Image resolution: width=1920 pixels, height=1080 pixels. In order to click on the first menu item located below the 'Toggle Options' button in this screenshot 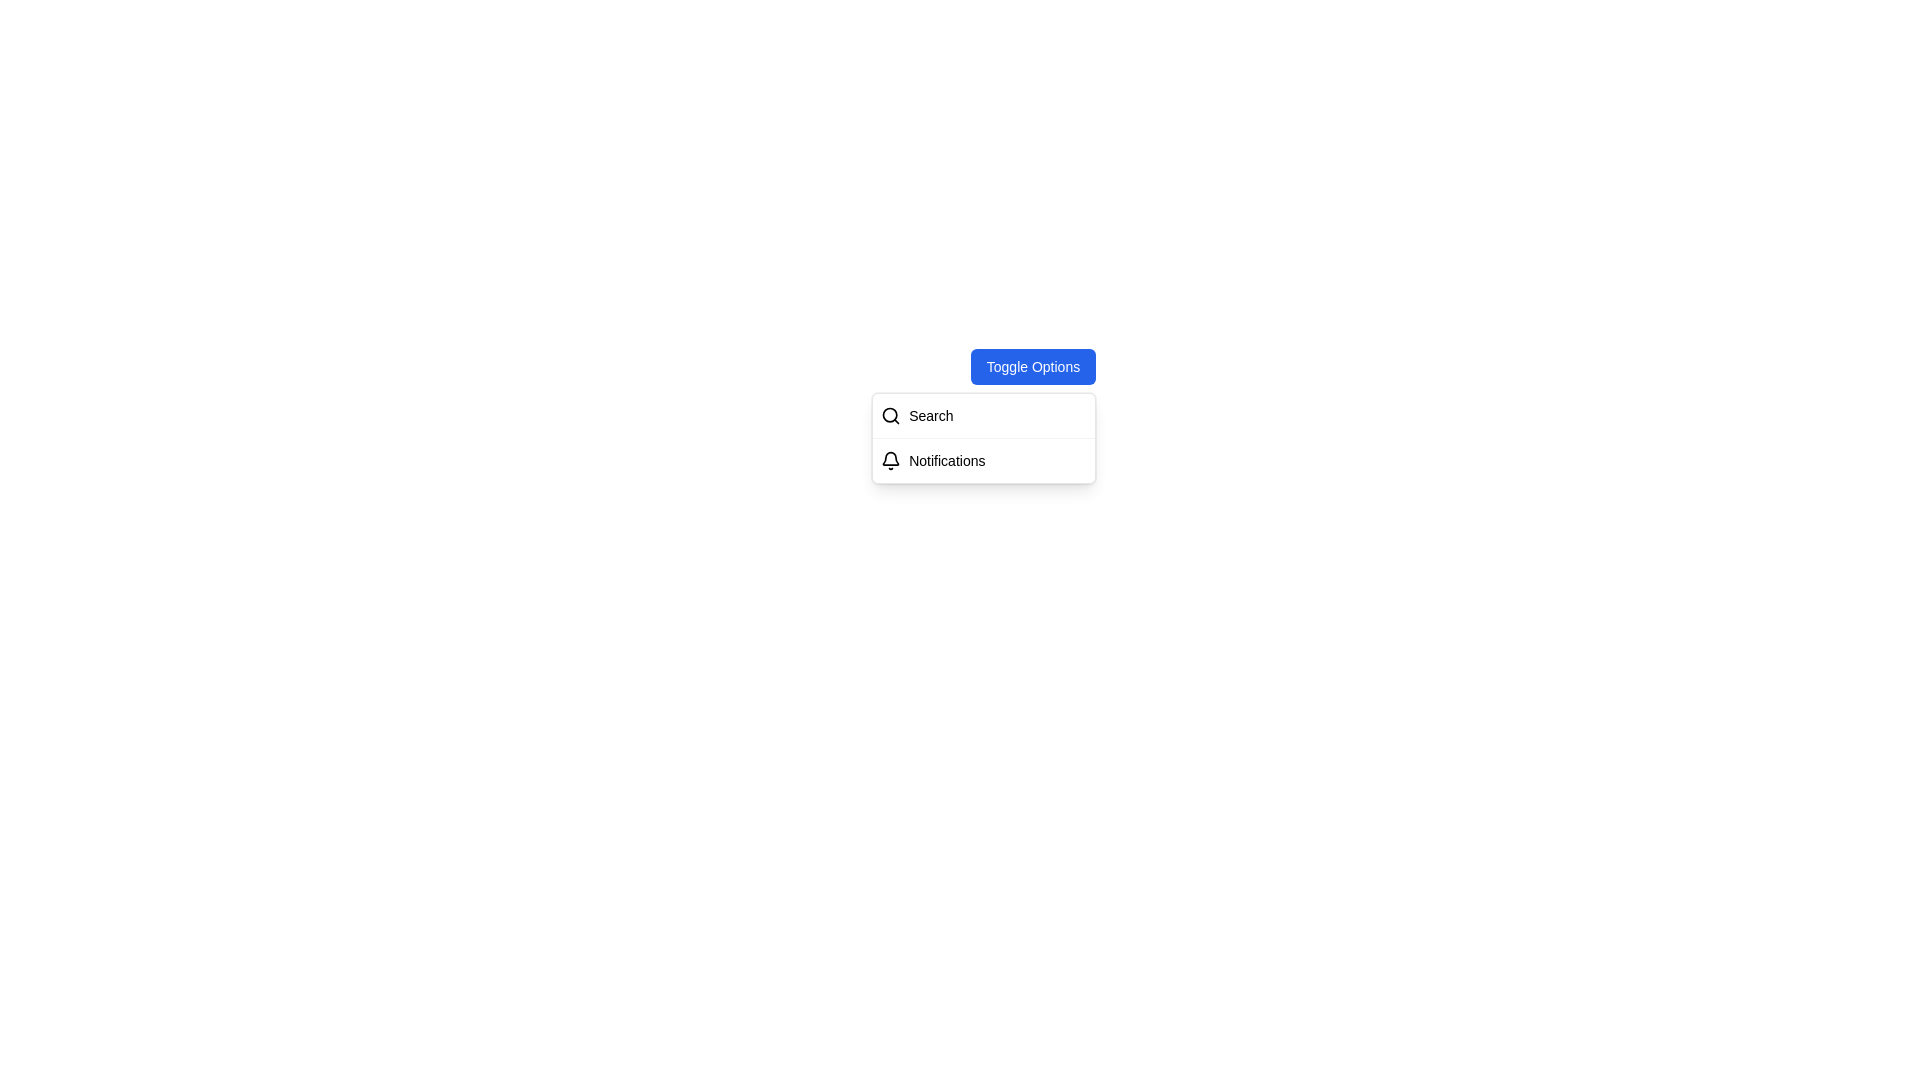, I will do `click(984, 415)`.